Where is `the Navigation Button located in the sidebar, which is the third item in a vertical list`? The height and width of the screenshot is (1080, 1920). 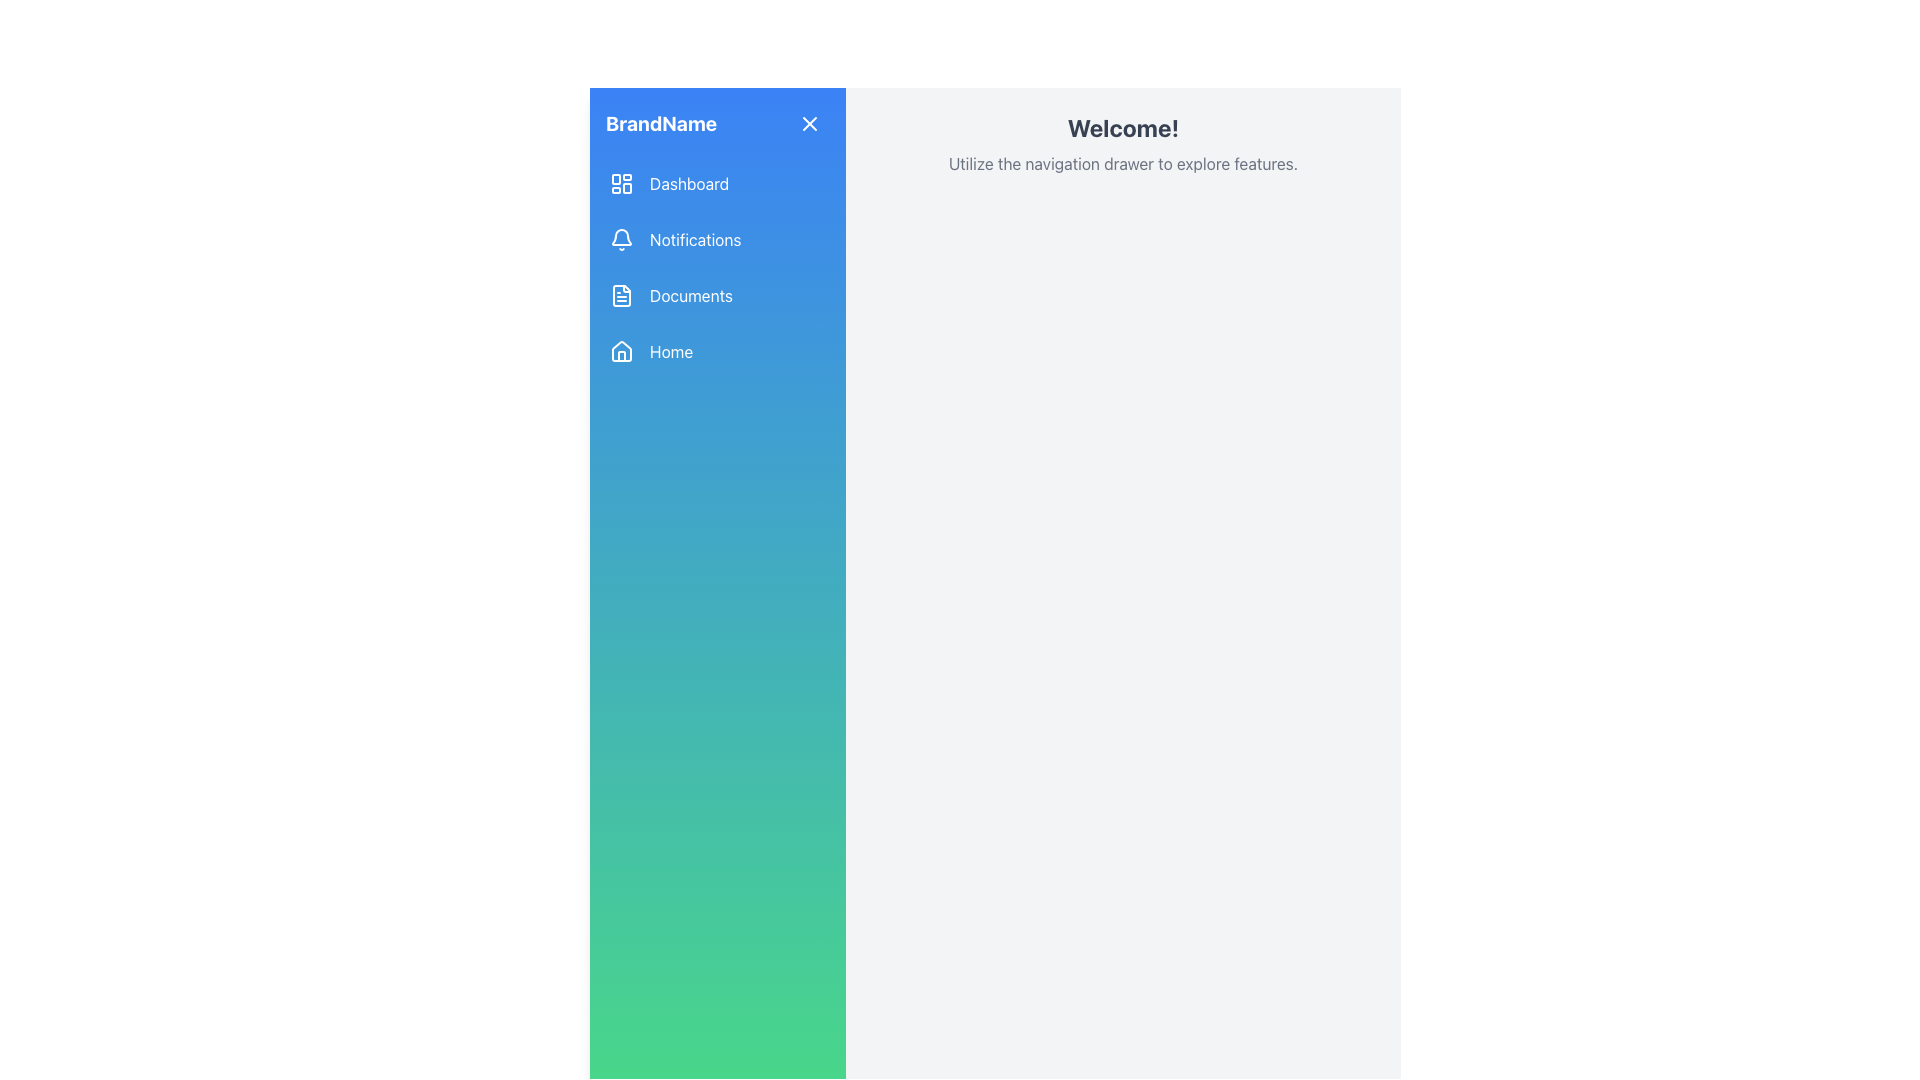
the Navigation Button located in the sidebar, which is the third item in a vertical list is located at coordinates (671, 296).